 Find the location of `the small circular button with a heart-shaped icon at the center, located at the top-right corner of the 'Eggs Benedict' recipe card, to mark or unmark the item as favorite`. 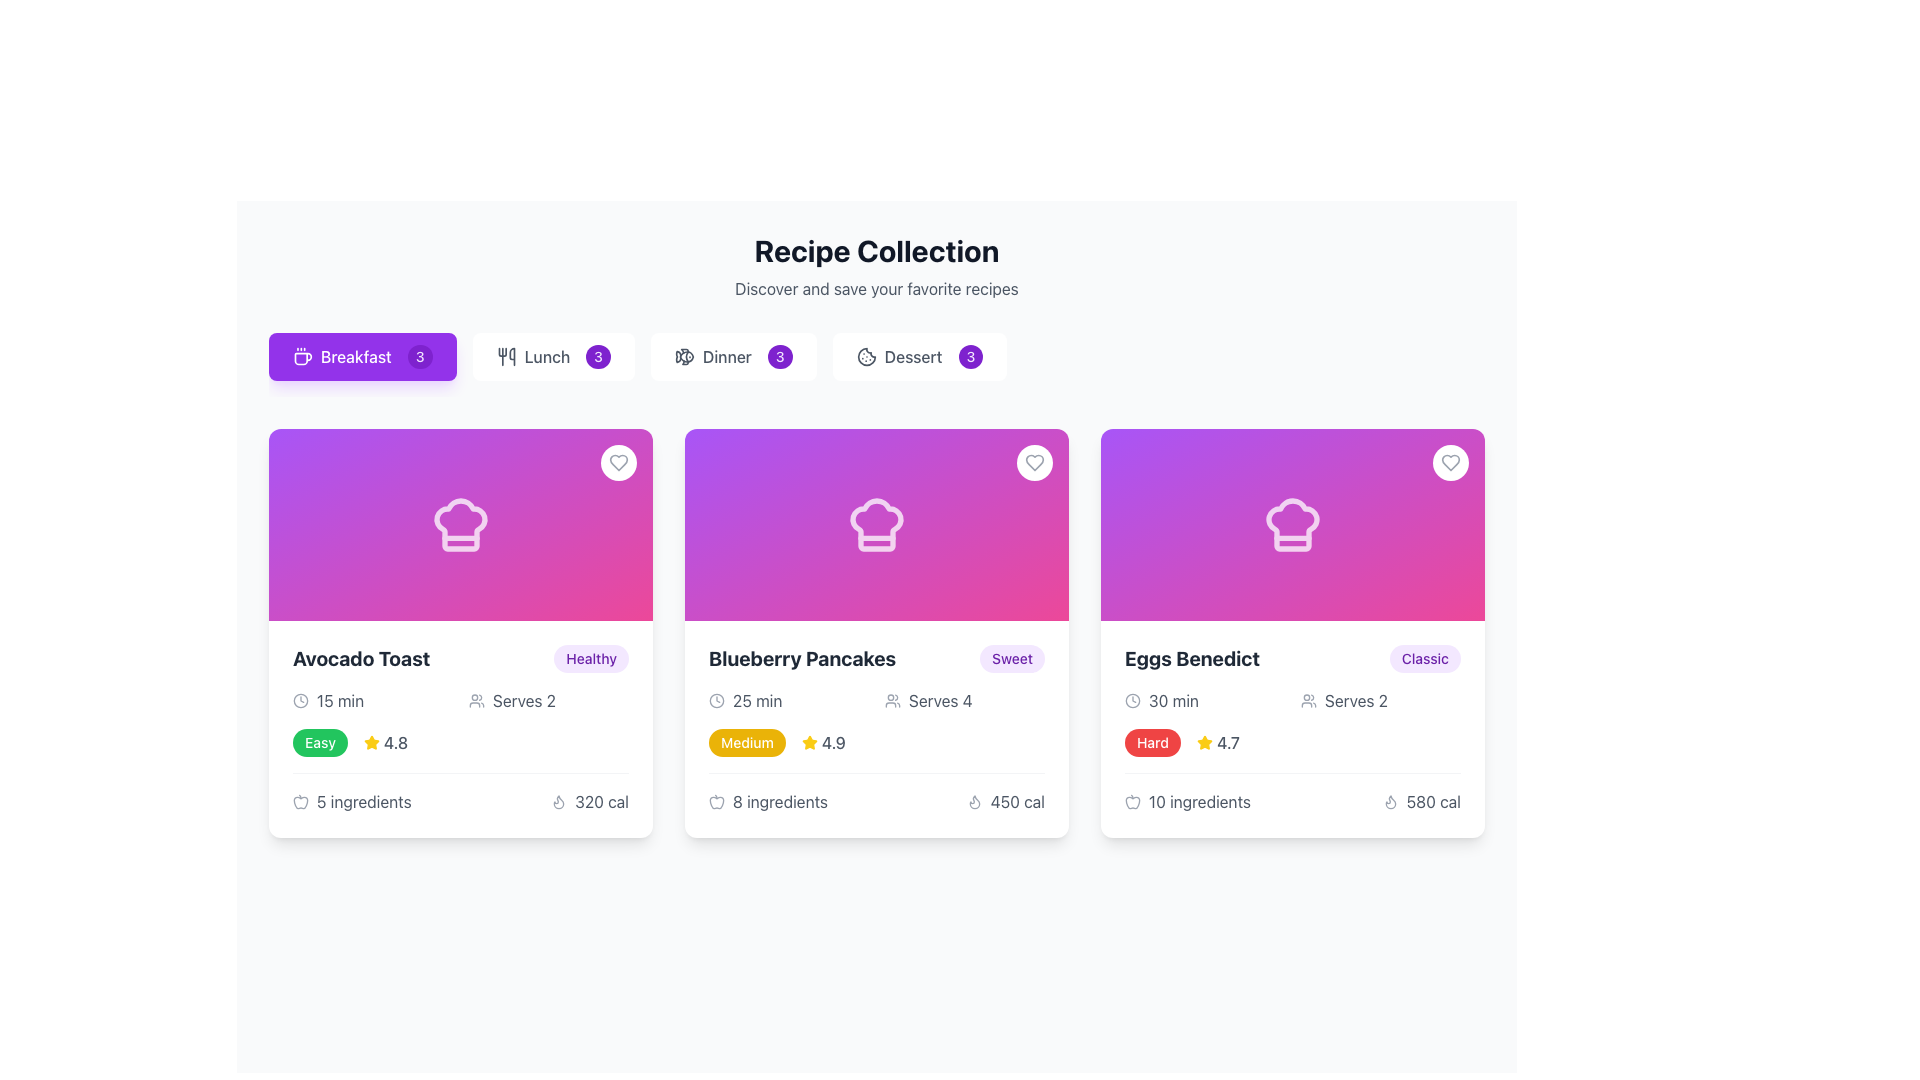

the small circular button with a heart-shaped icon at the center, located at the top-right corner of the 'Eggs Benedict' recipe card, to mark or unmark the item as favorite is located at coordinates (1450, 462).